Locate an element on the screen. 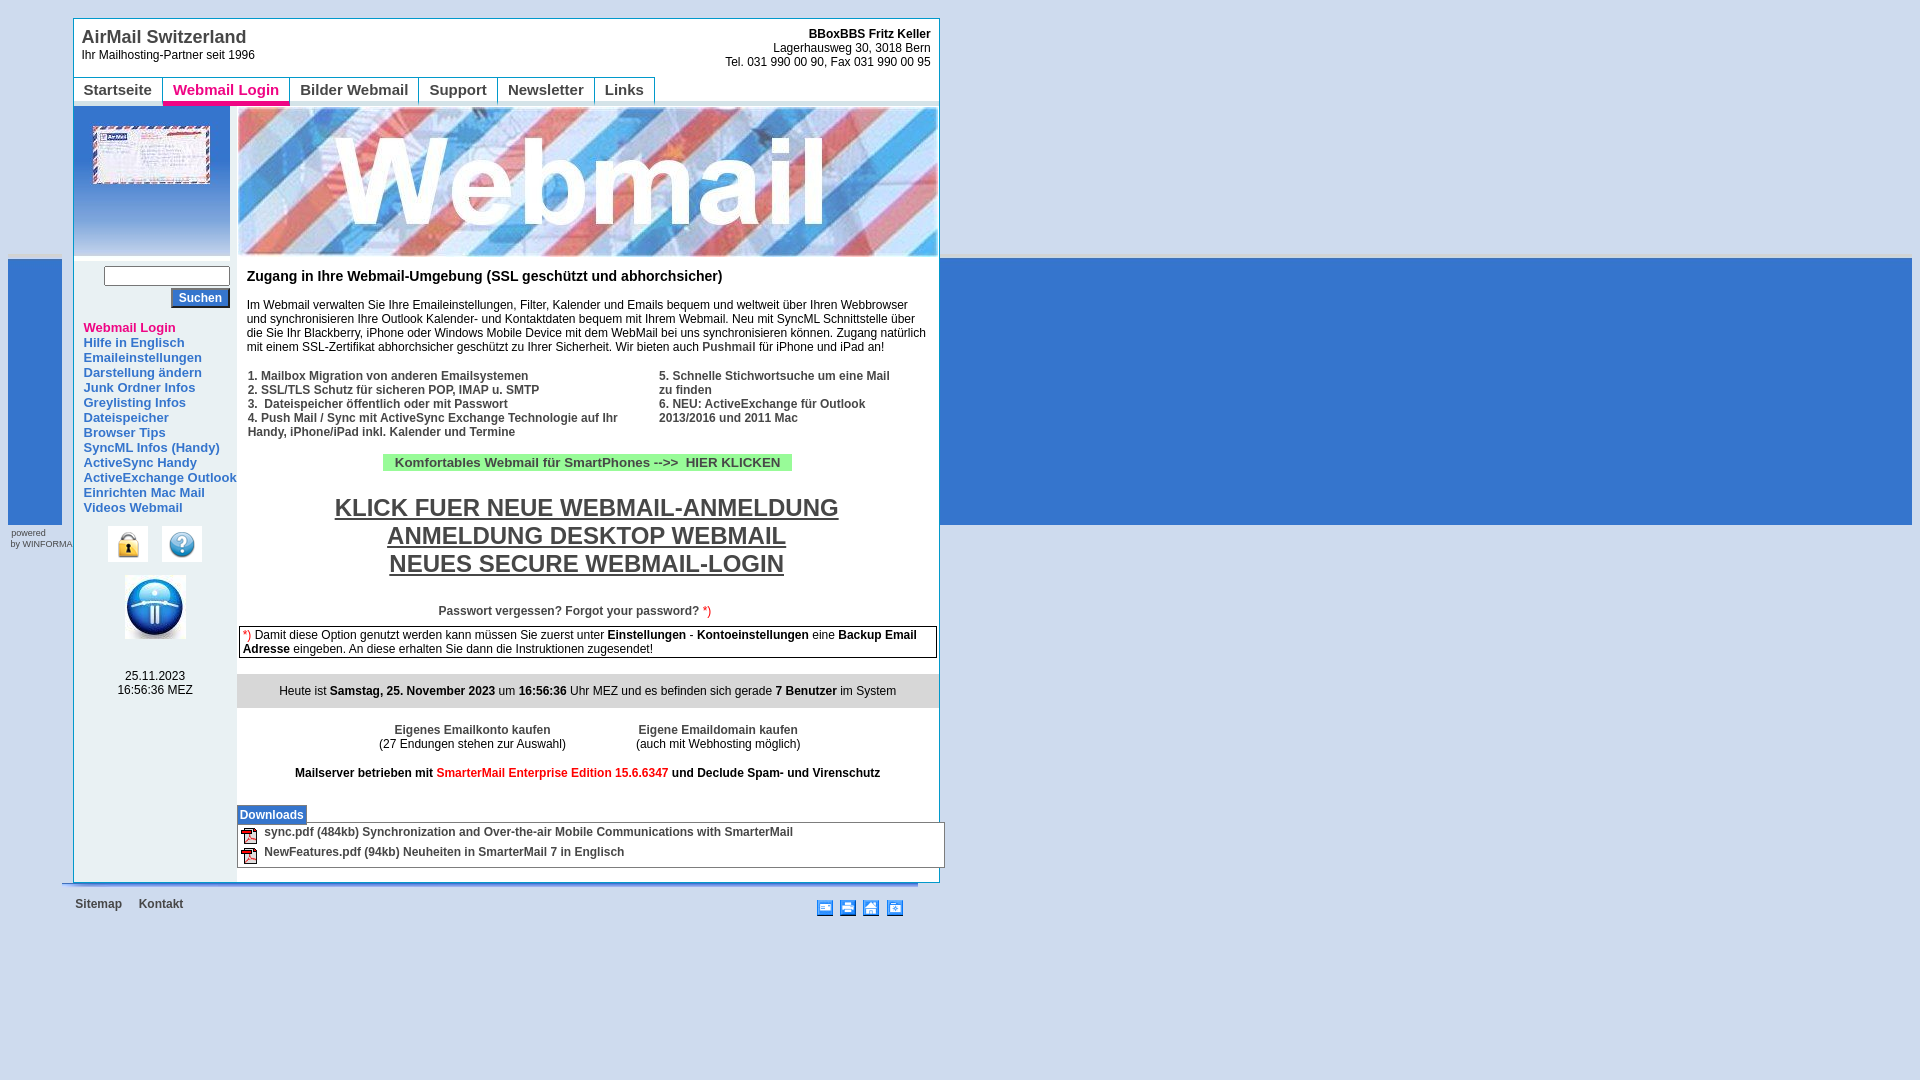 This screenshot has width=1920, height=1080. 'Eigenes Emailkonto kaufen' is located at coordinates (470, 729).